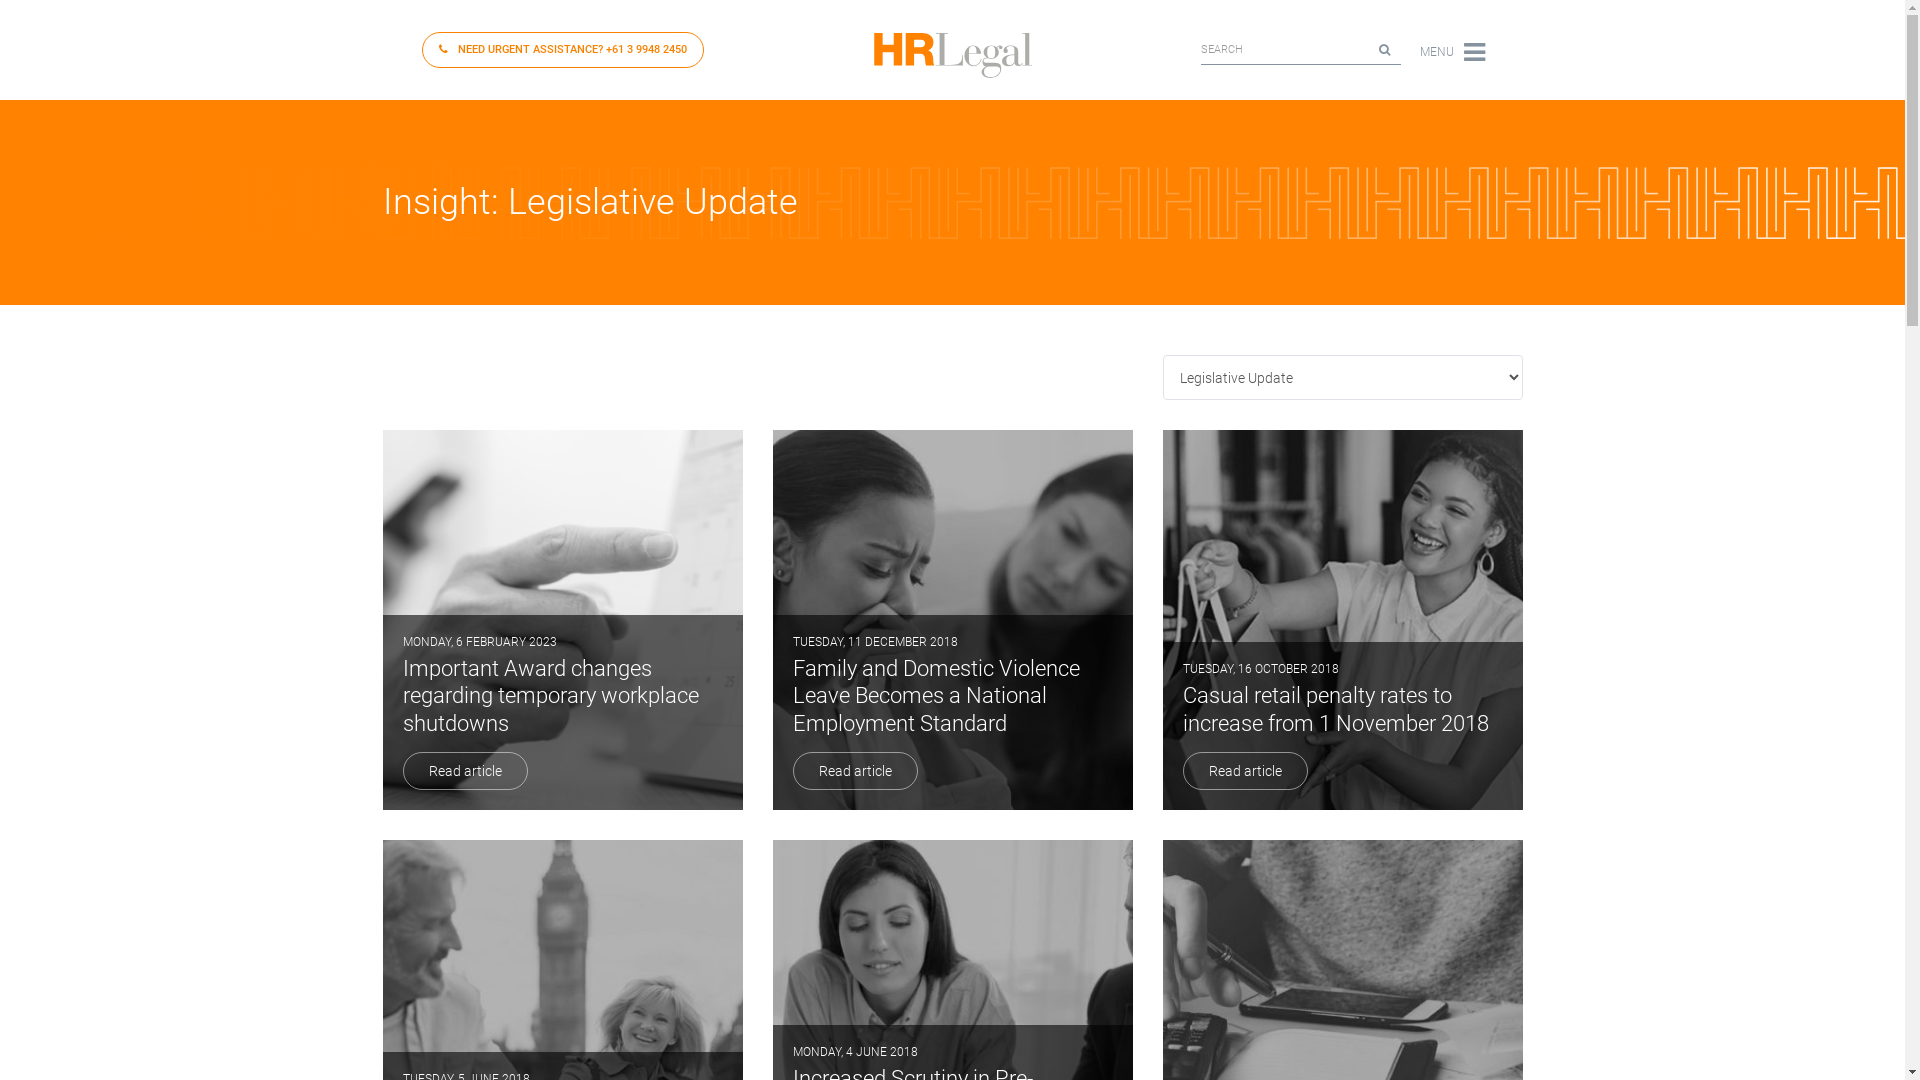 This screenshot has height=1080, width=1920. I want to click on 'Read article', so click(463, 770).